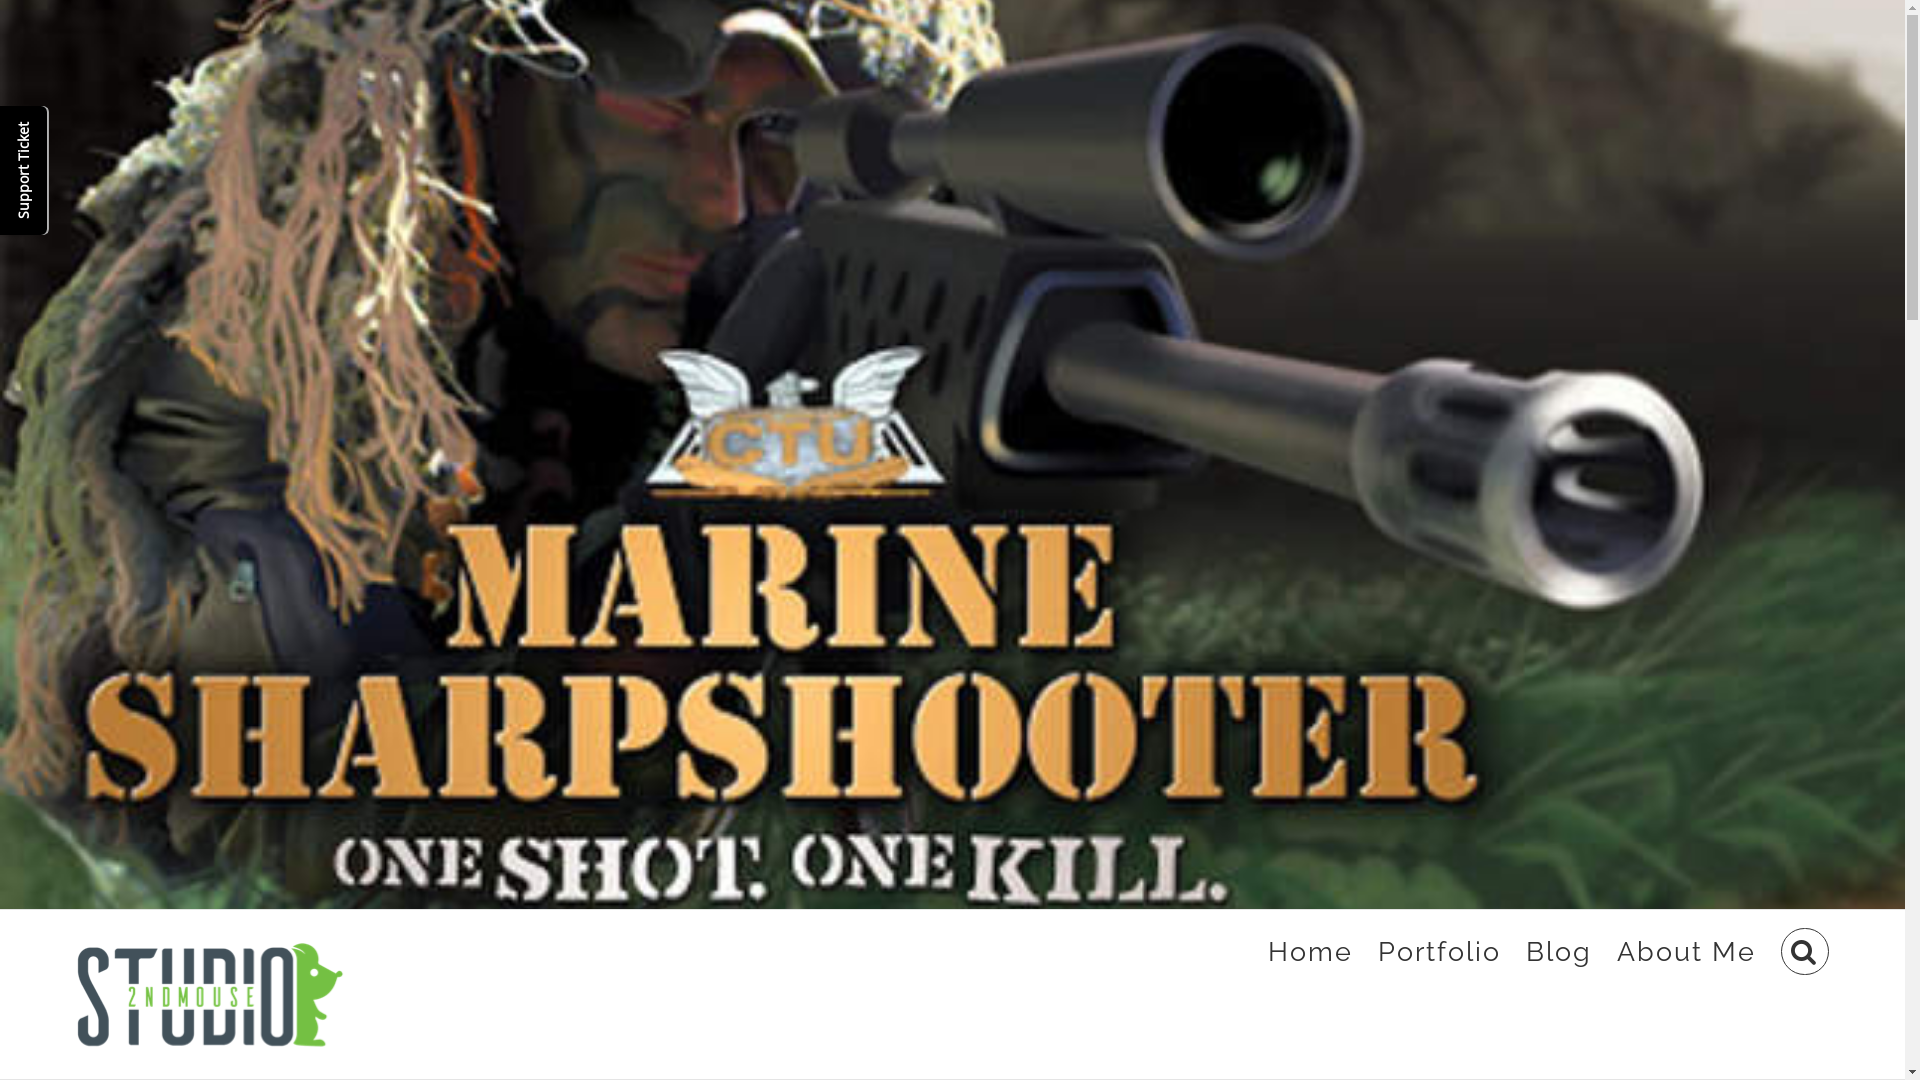 Image resolution: width=1920 pixels, height=1080 pixels. I want to click on 'Blog', so click(1558, 951).